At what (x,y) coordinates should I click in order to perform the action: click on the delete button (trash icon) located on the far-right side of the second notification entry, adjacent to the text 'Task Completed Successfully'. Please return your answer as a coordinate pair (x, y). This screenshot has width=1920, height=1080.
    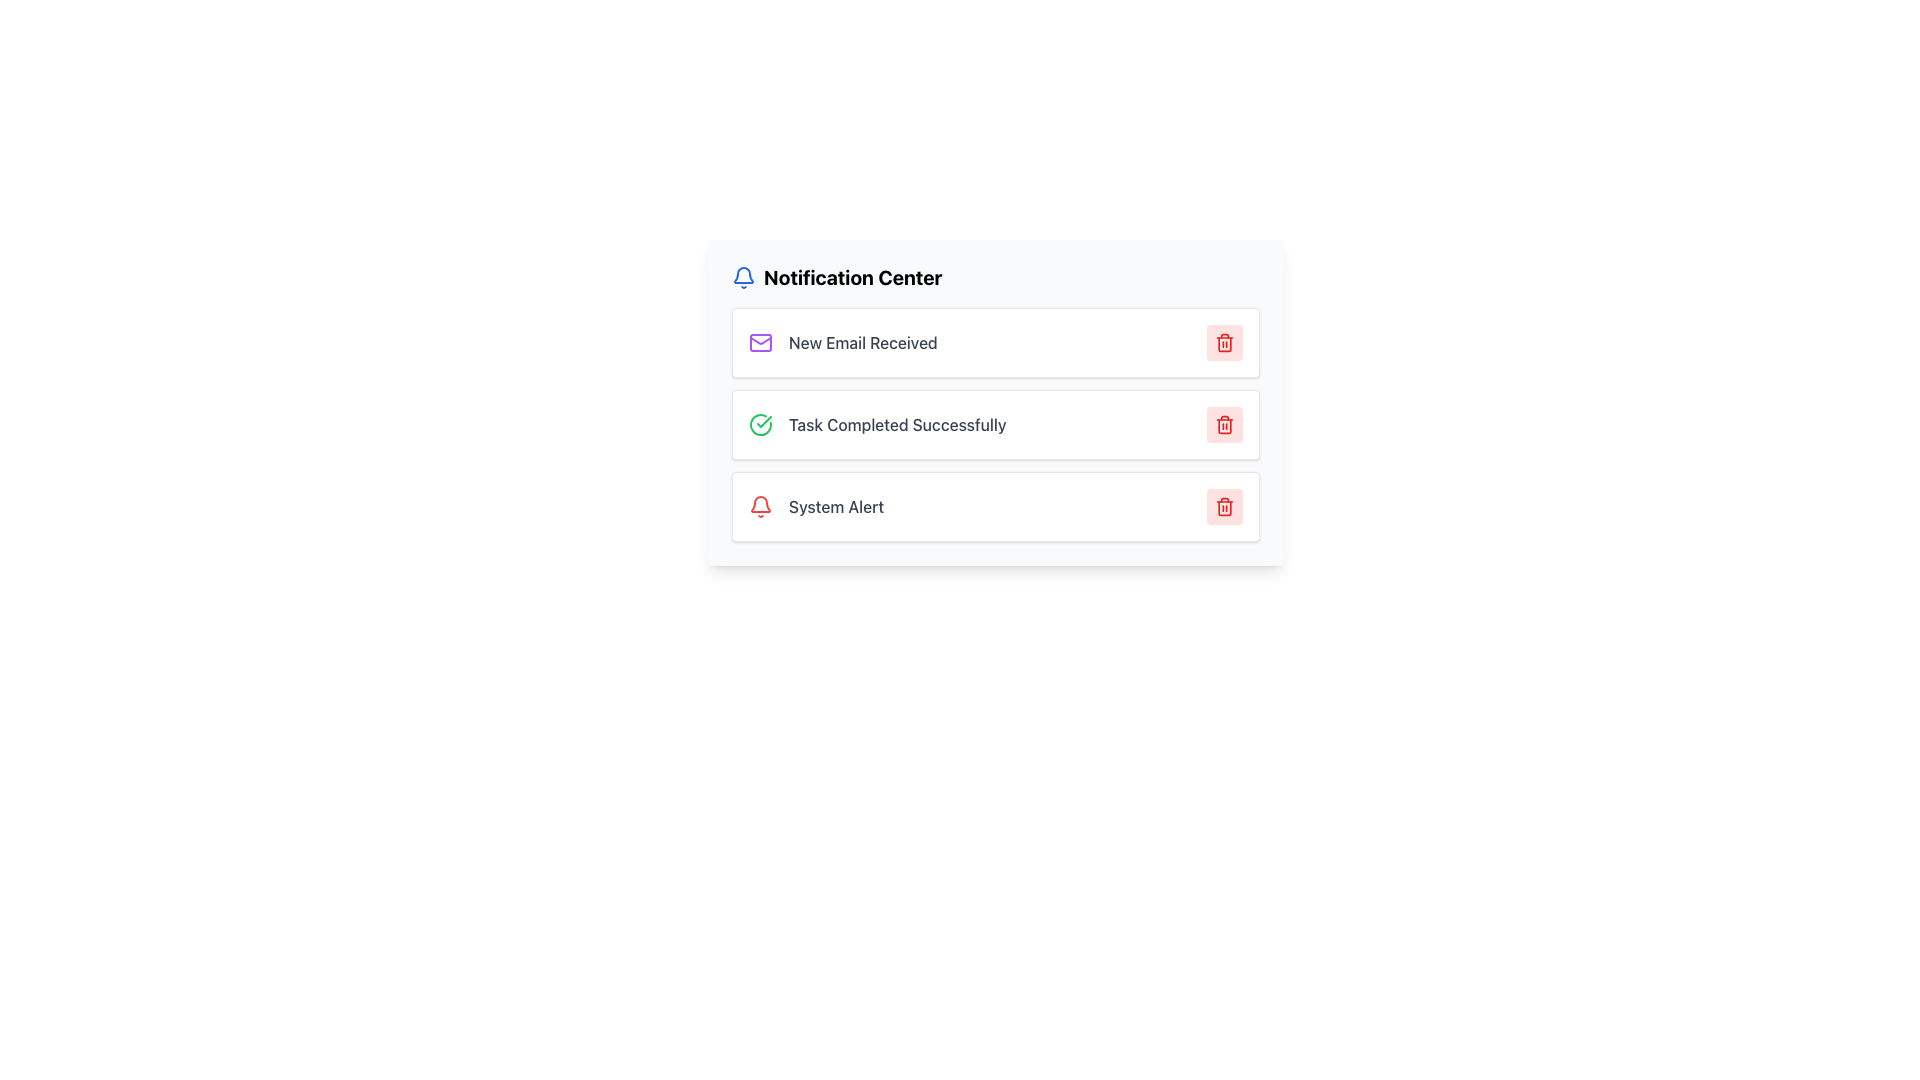
    Looking at the image, I should click on (1223, 423).